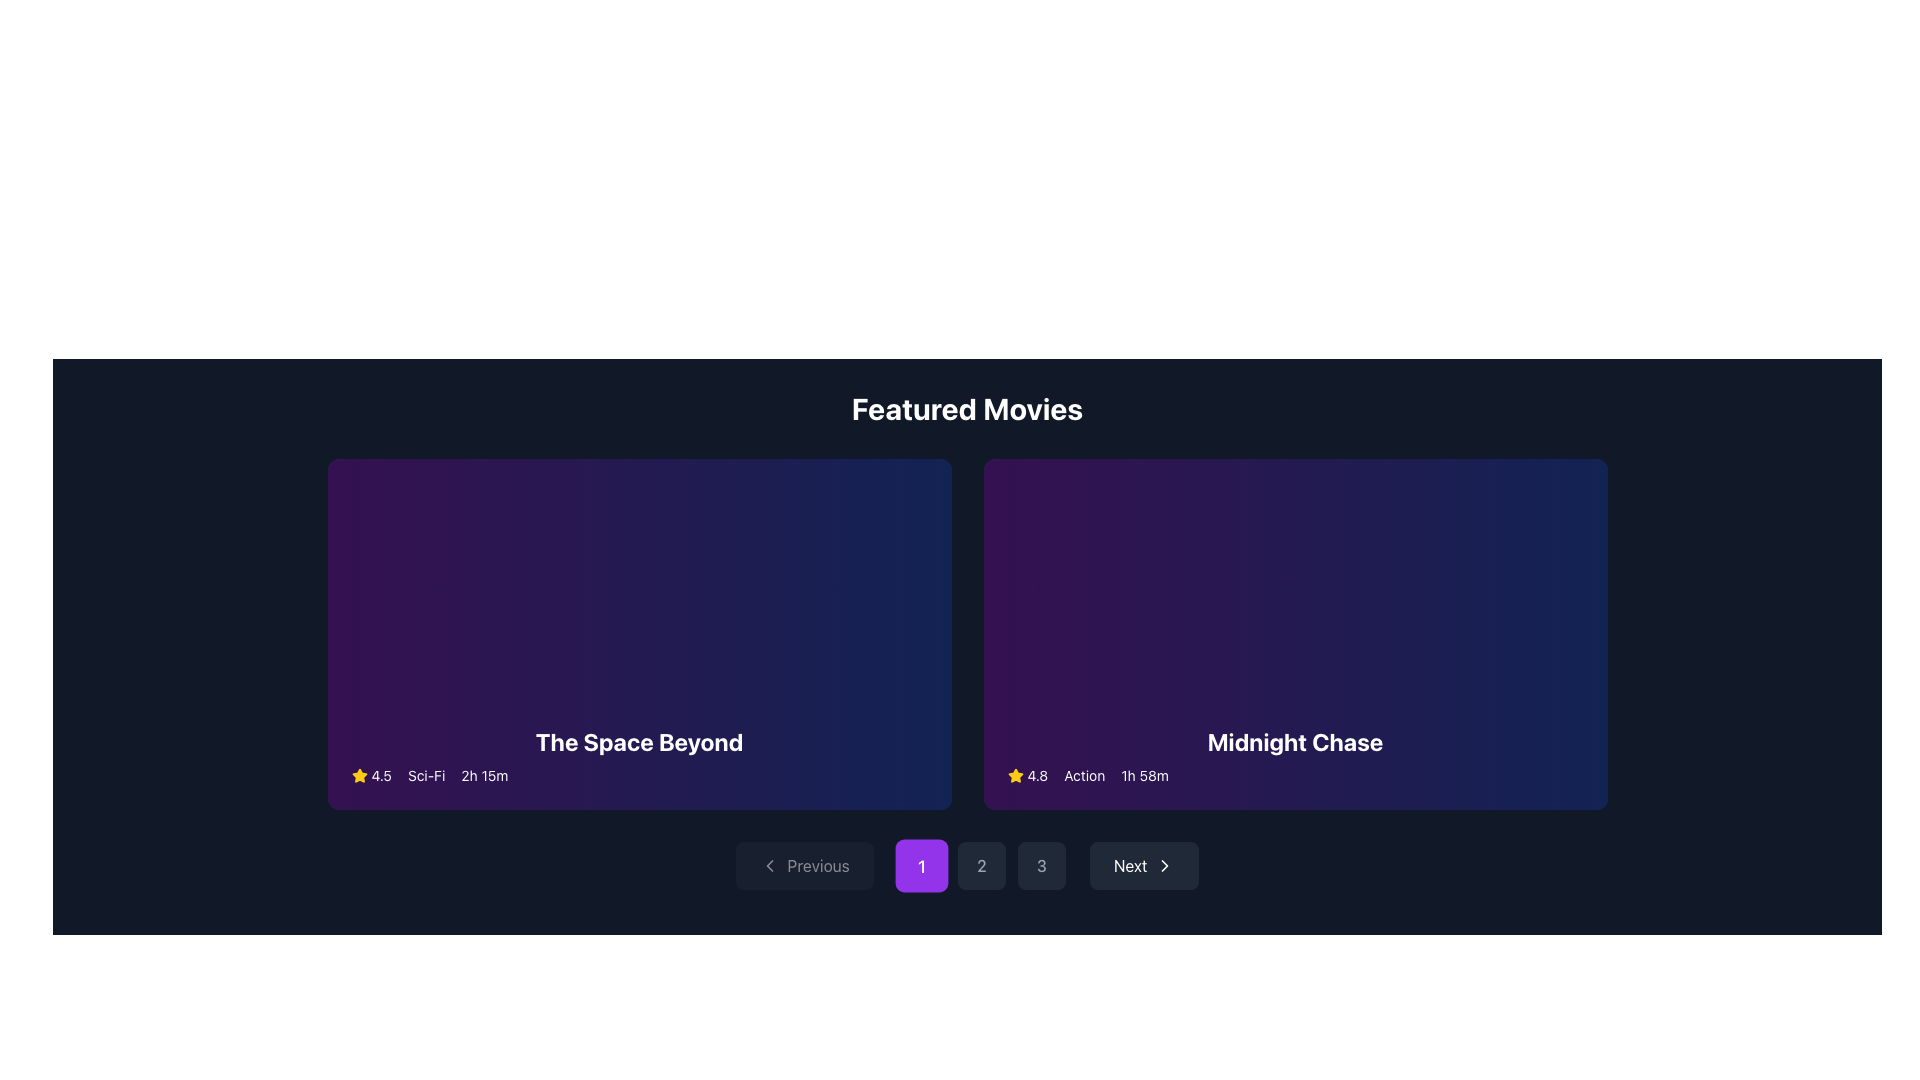 The height and width of the screenshot is (1080, 1920). Describe the element at coordinates (768, 865) in the screenshot. I see `the leftward-pointing chevron arrow IconButton located in the bottom navigation section` at that location.